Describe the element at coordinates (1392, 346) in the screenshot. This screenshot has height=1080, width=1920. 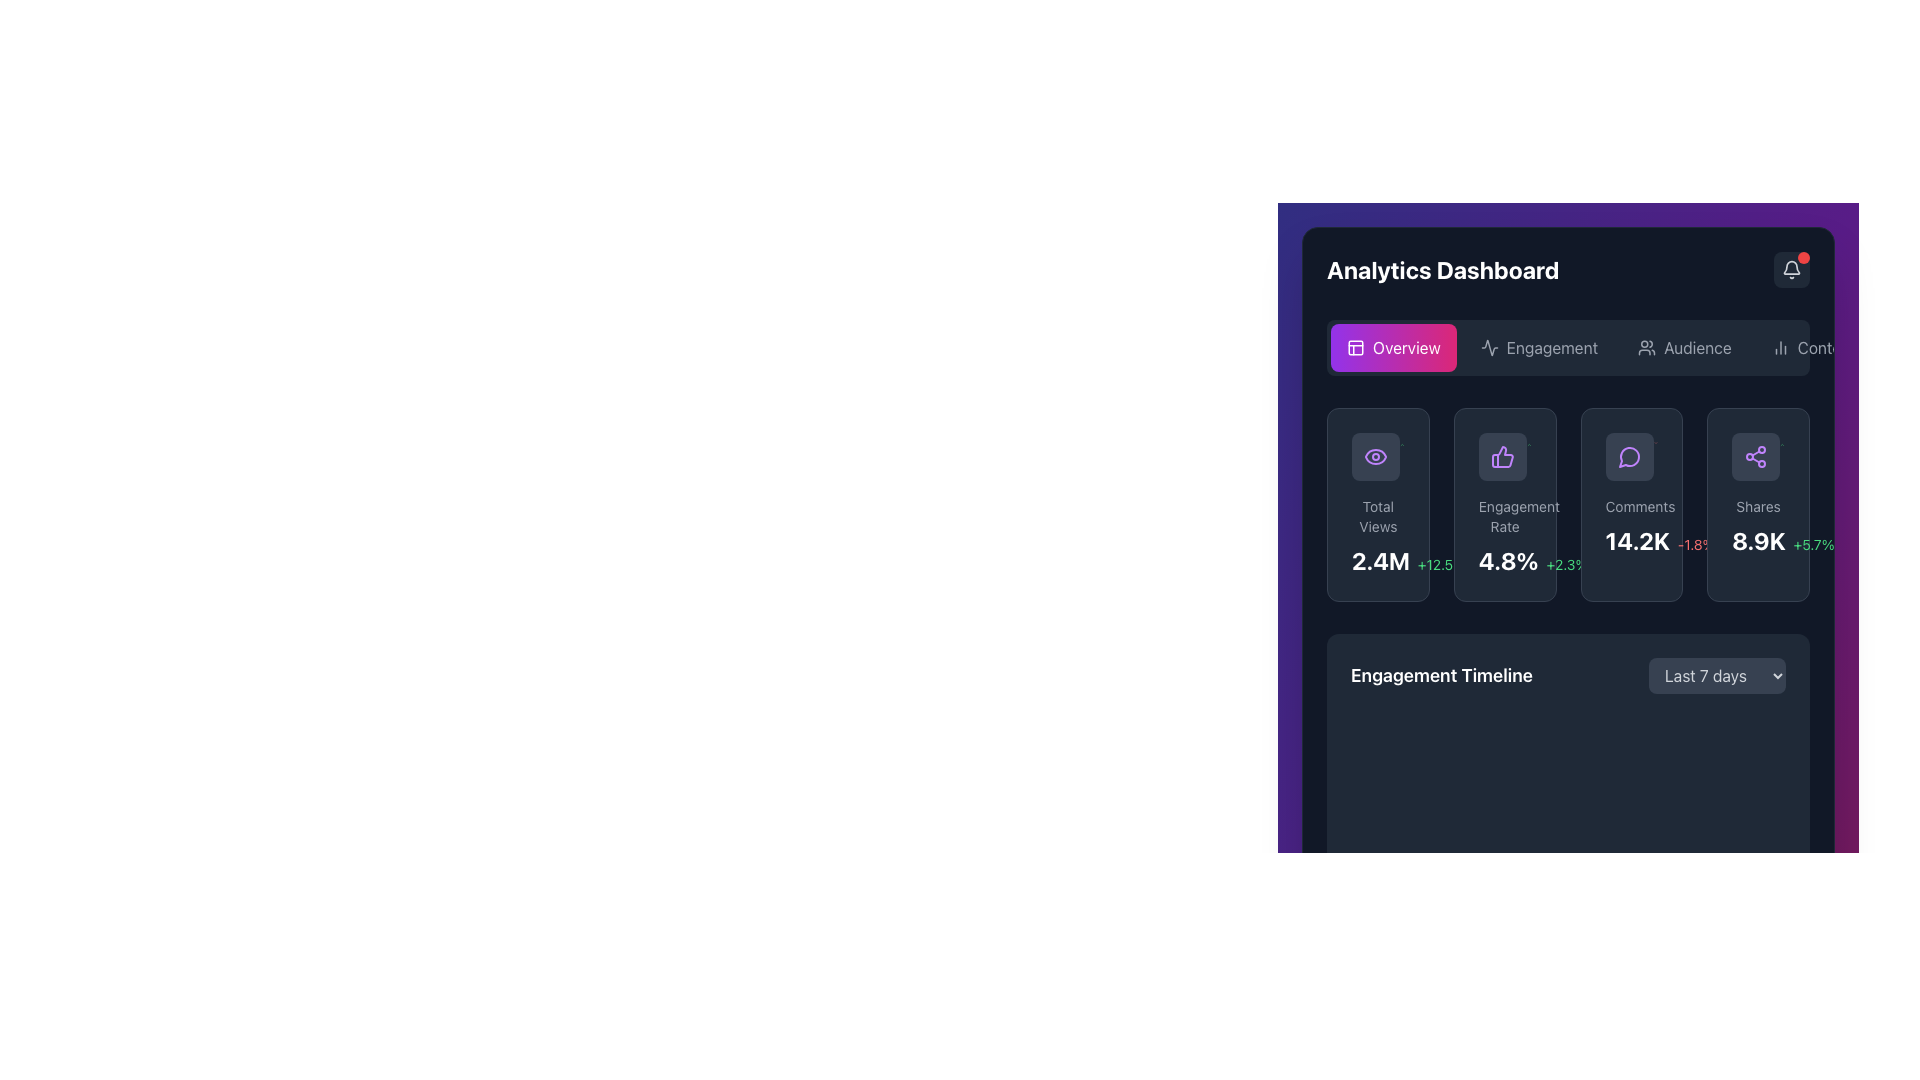
I see `the Navigation button located at the top section of the interface, which is the first button in a horizontal set of navigation options` at that location.